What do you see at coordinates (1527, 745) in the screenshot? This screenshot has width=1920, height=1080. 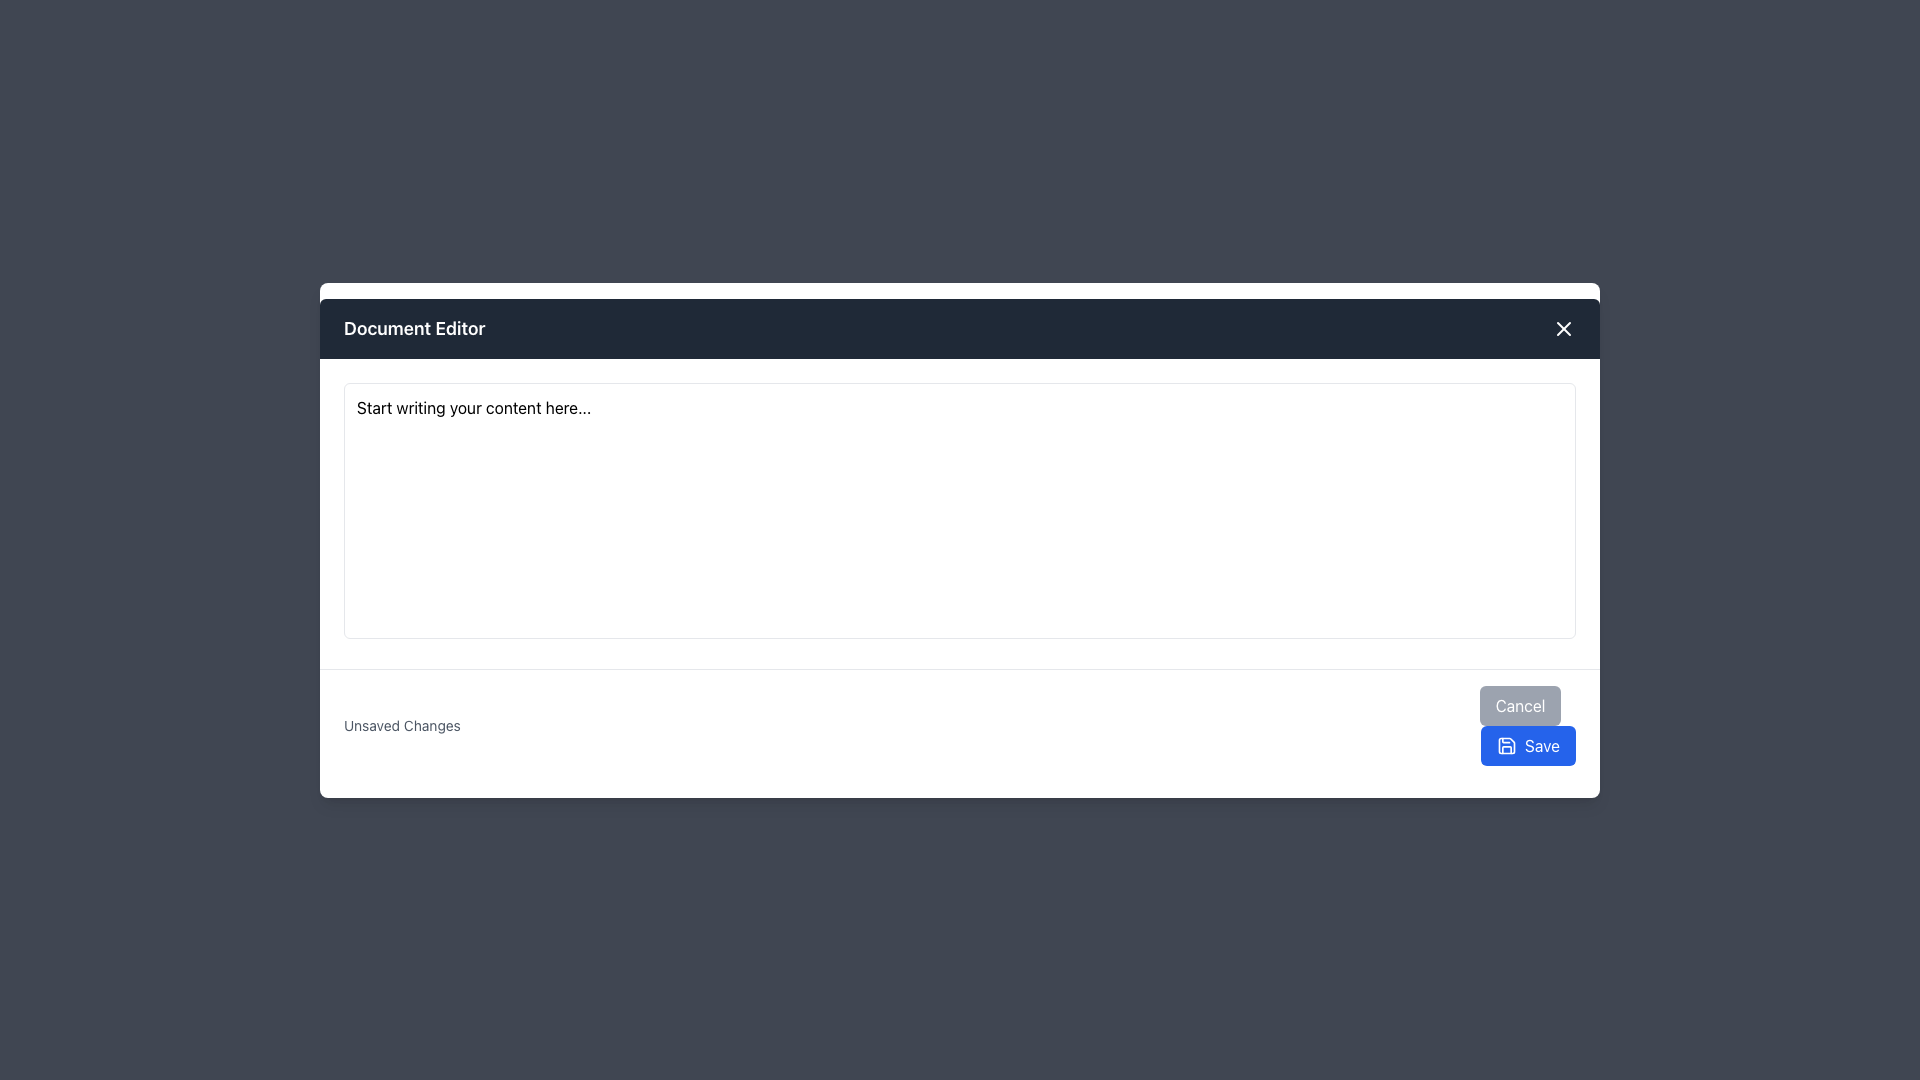 I see `the blue 'Save' button with a floppy disk icon located at the bottom-right corner of the interface` at bounding box center [1527, 745].